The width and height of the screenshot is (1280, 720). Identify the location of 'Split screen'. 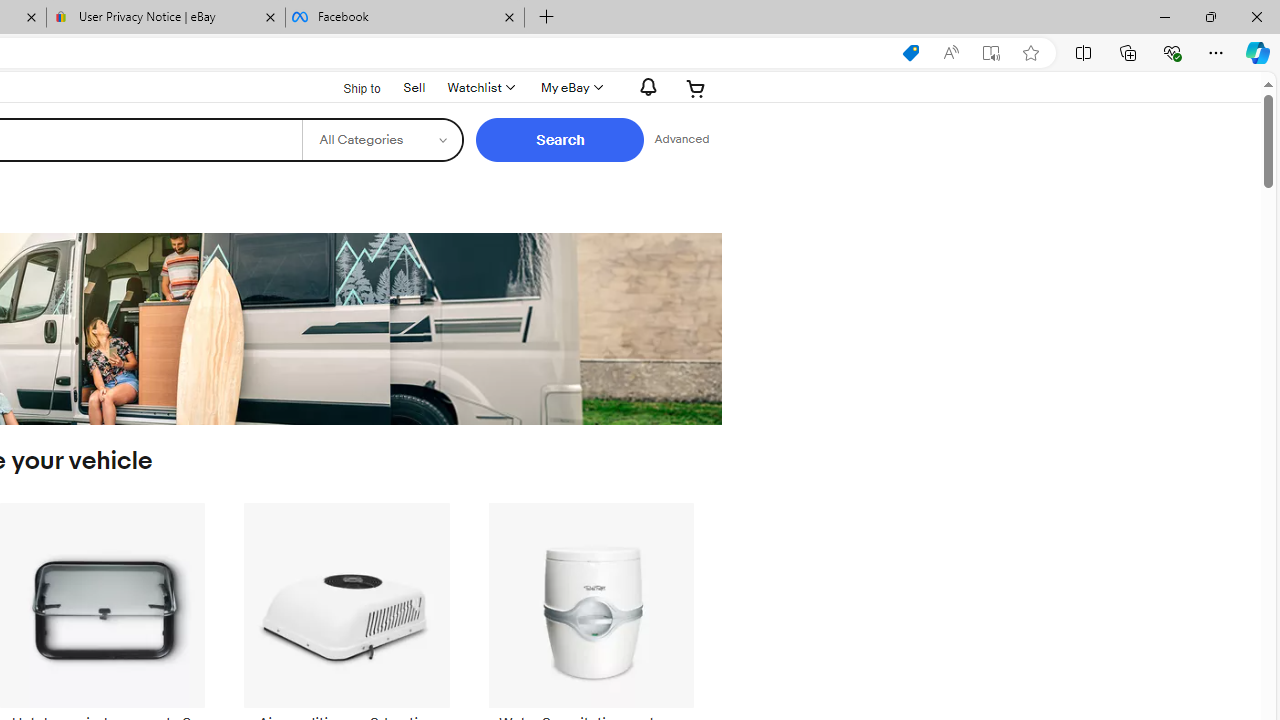
(1082, 51).